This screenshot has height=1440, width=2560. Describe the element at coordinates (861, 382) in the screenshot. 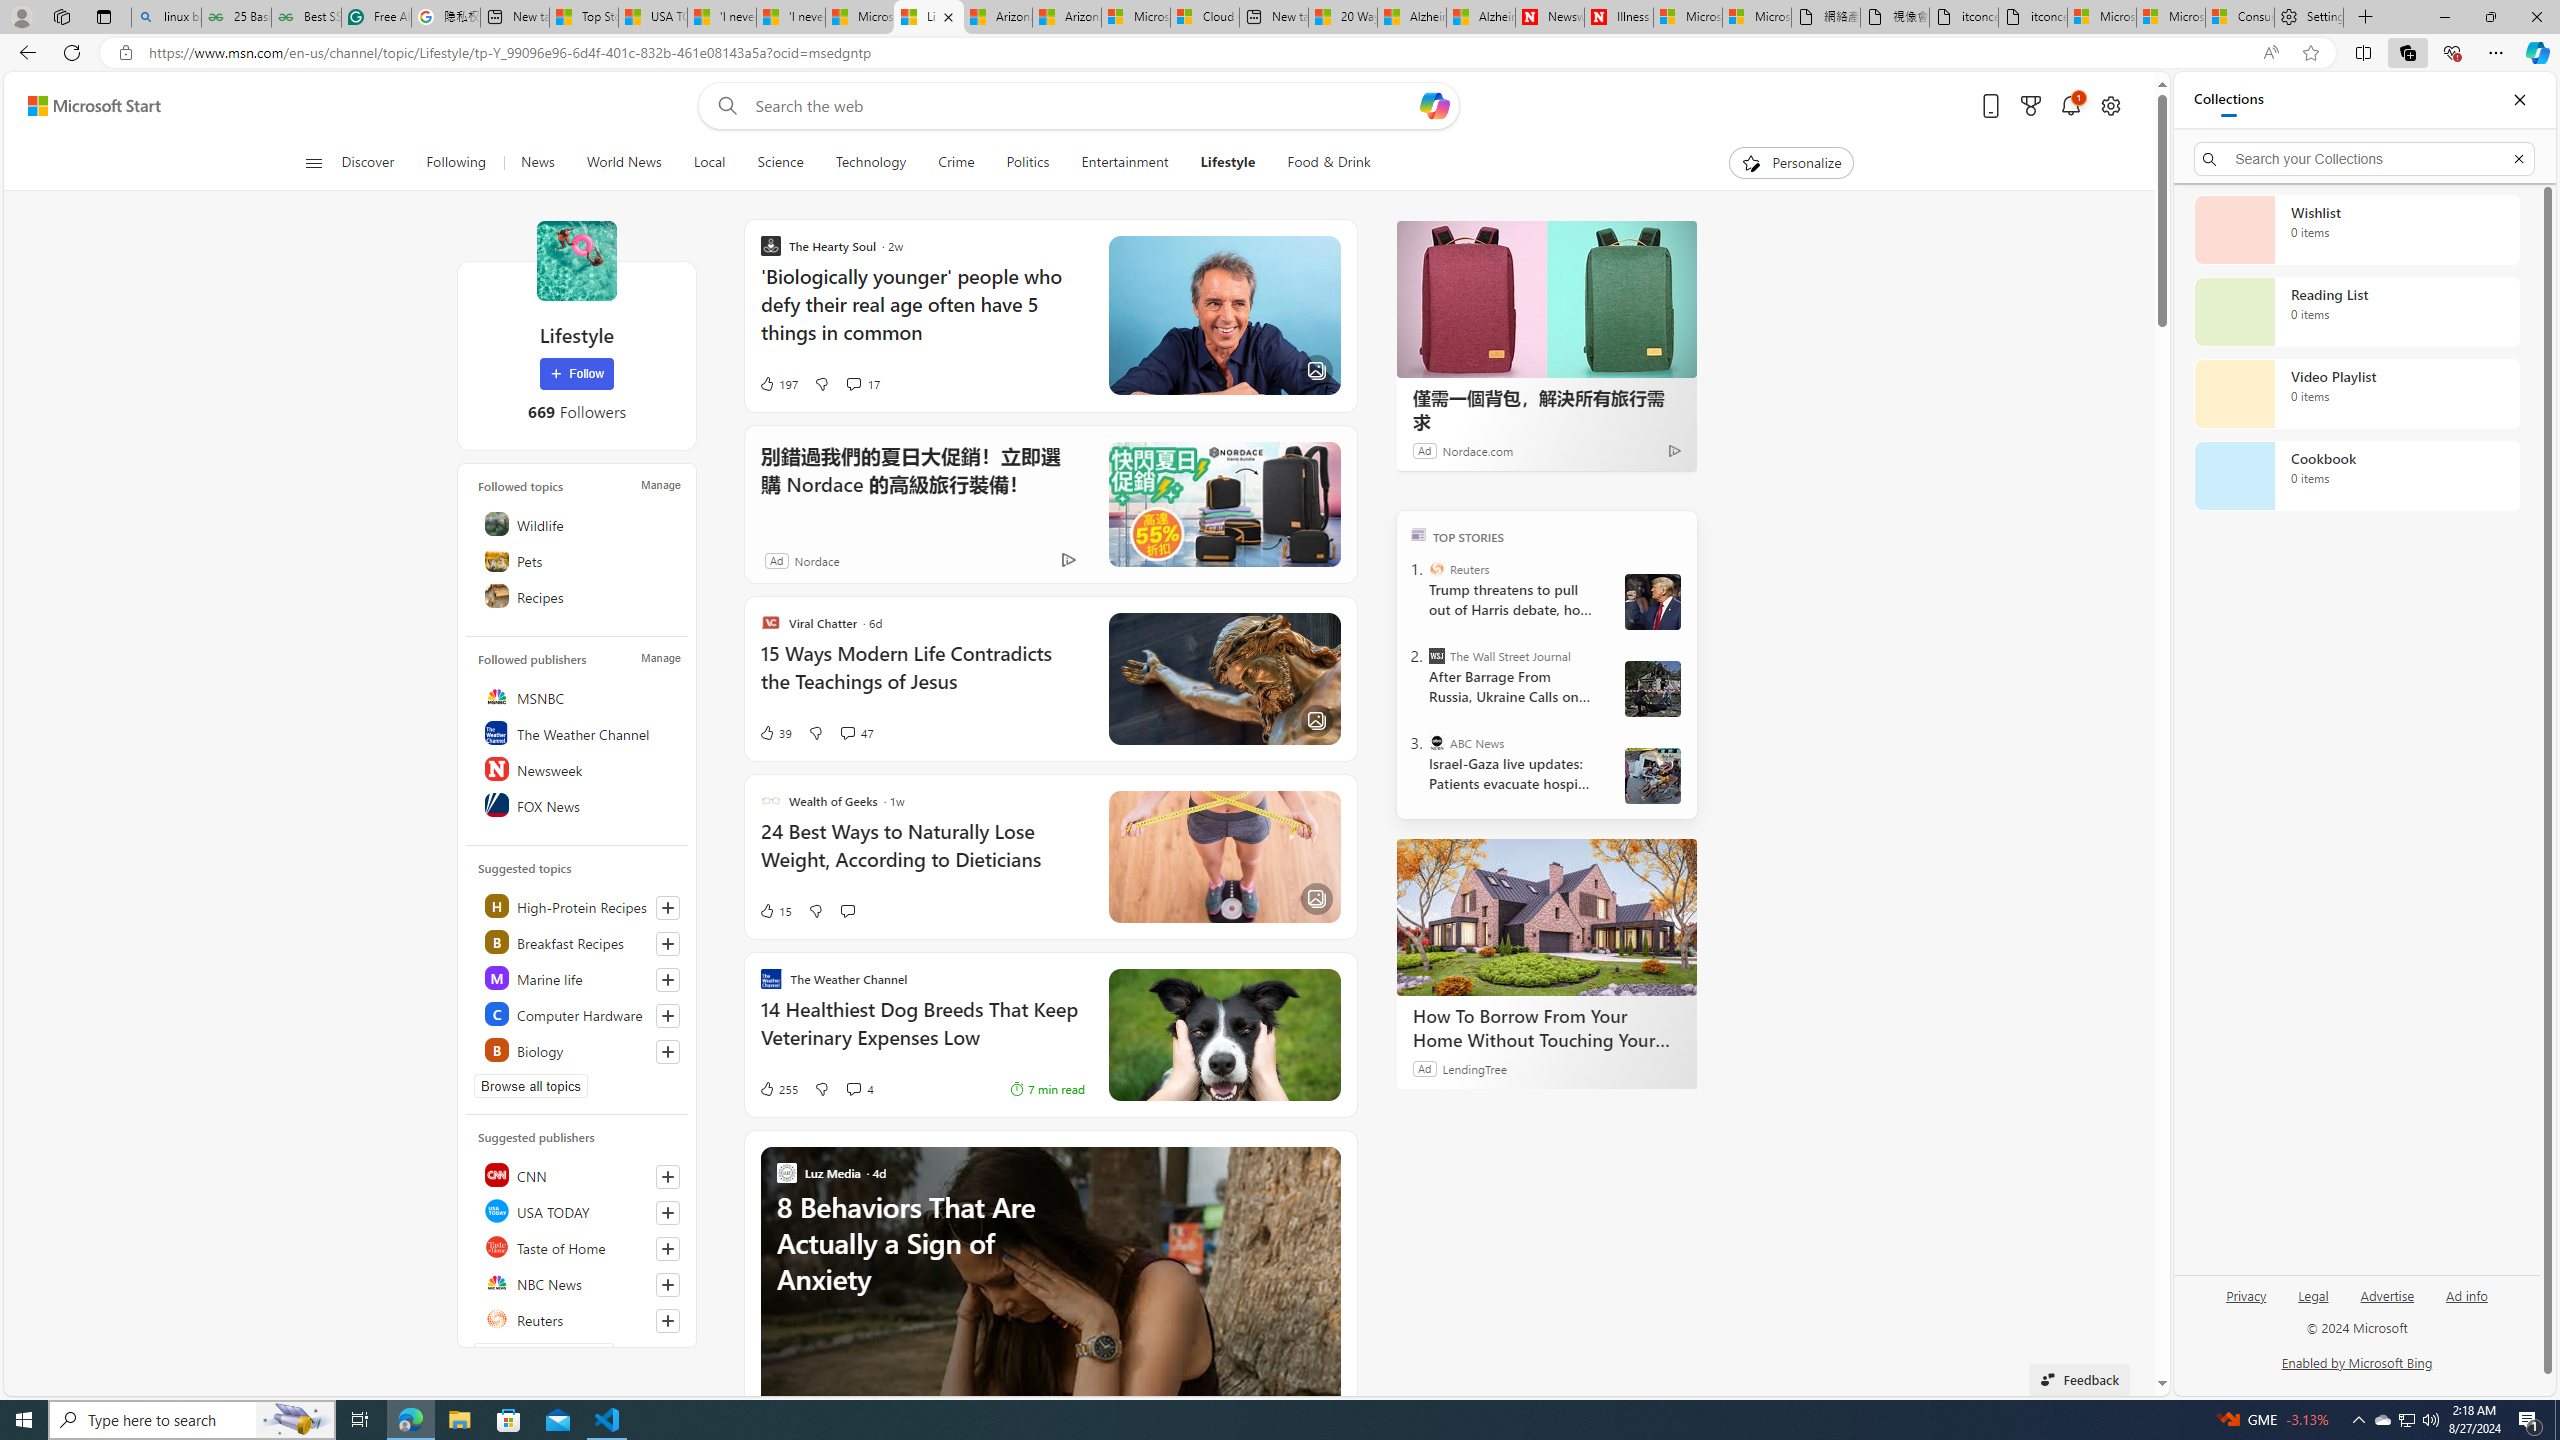

I see `'View comments 17 Comment'` at that location.